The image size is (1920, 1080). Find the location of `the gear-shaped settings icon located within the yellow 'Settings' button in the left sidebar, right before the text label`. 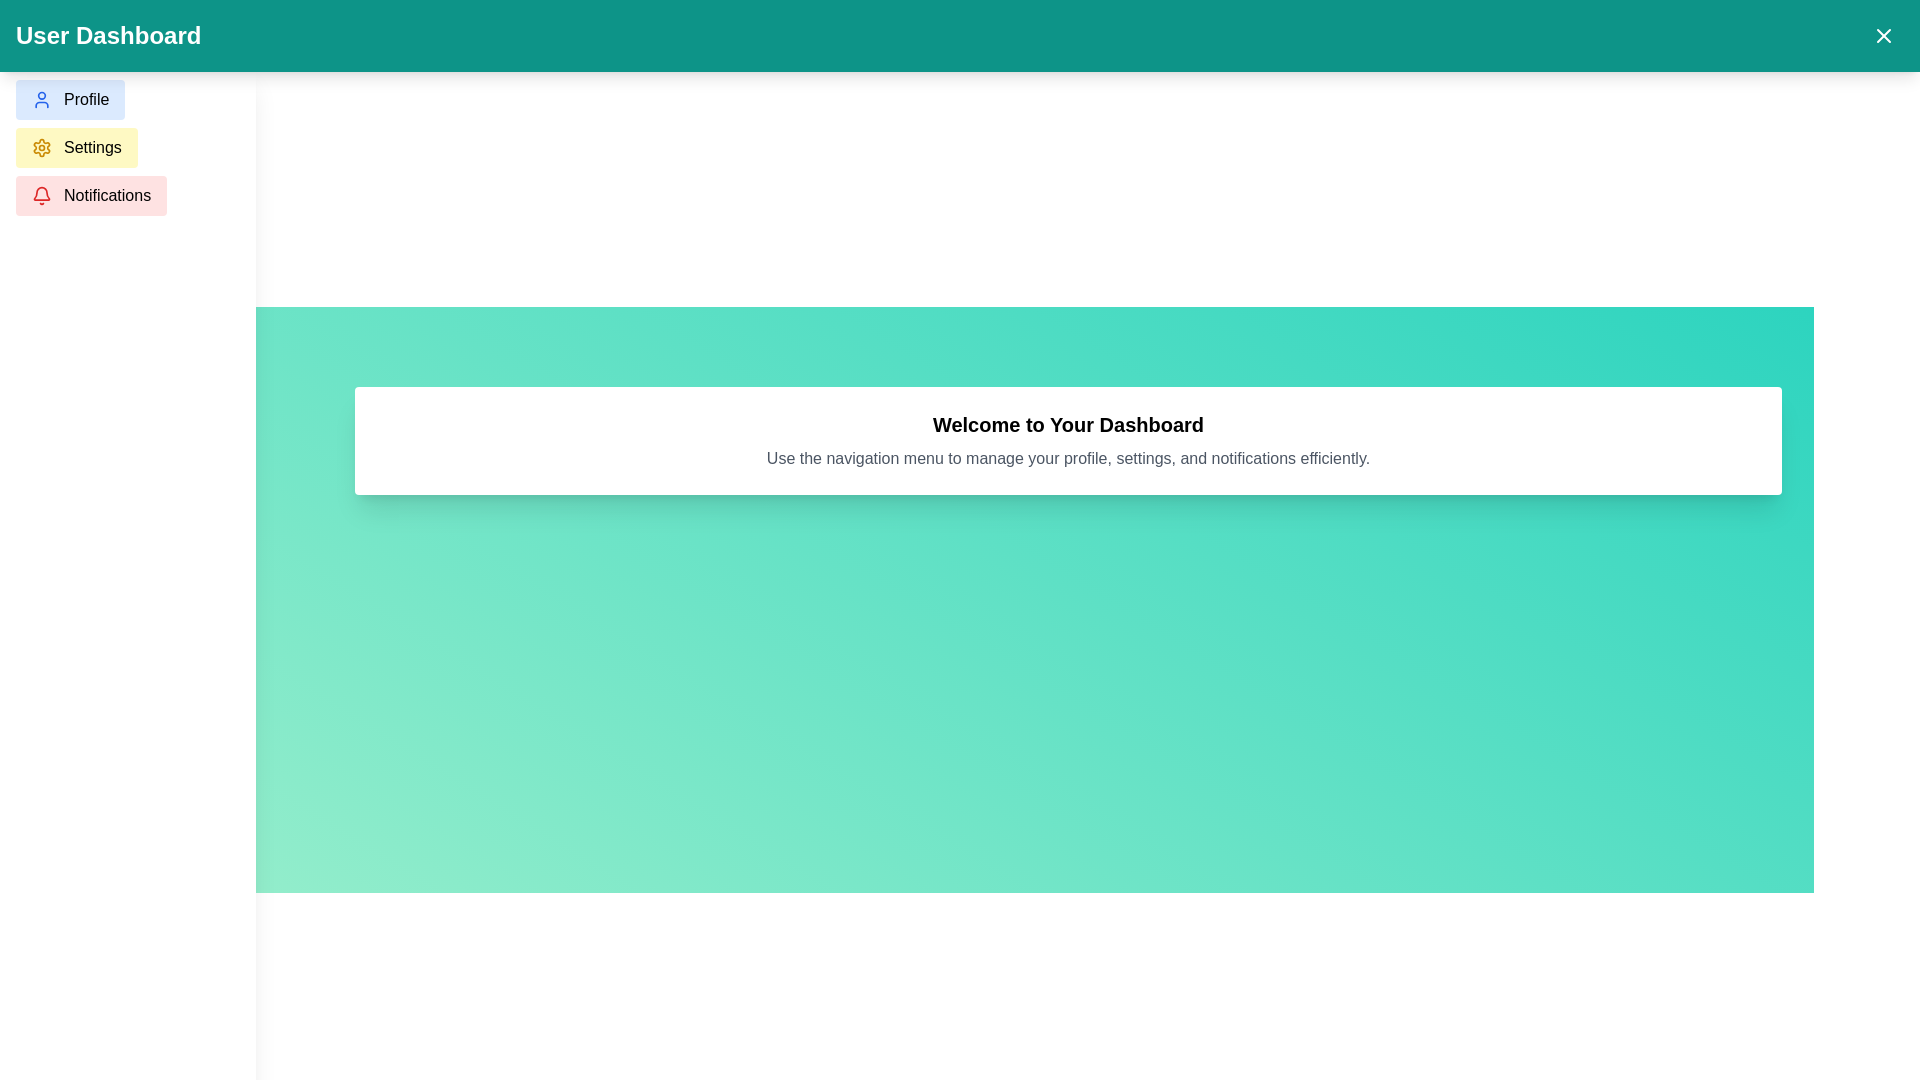

the gear-shaped settings icon located within the yellow 'Settings' button in the left sidebar, right before the text label is located at coordinates (42, 146).